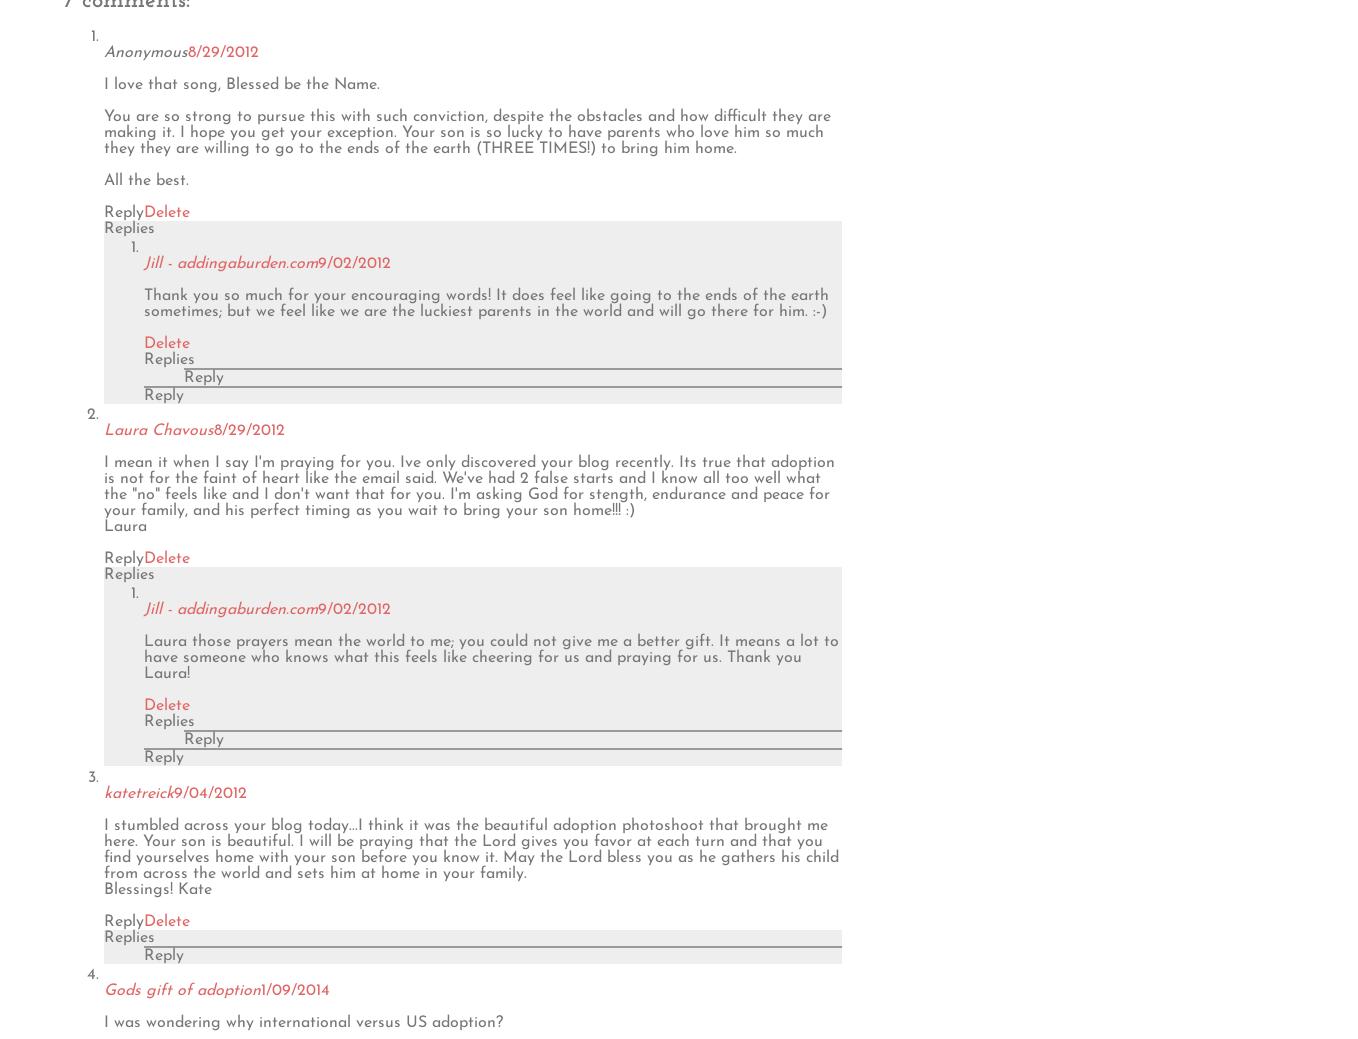 This screenshot has height=1039, width=1358. What do you see at coordinates (103, 791) in the screenshot?
I see `'katetreick'` at bounding box center [103, 791].